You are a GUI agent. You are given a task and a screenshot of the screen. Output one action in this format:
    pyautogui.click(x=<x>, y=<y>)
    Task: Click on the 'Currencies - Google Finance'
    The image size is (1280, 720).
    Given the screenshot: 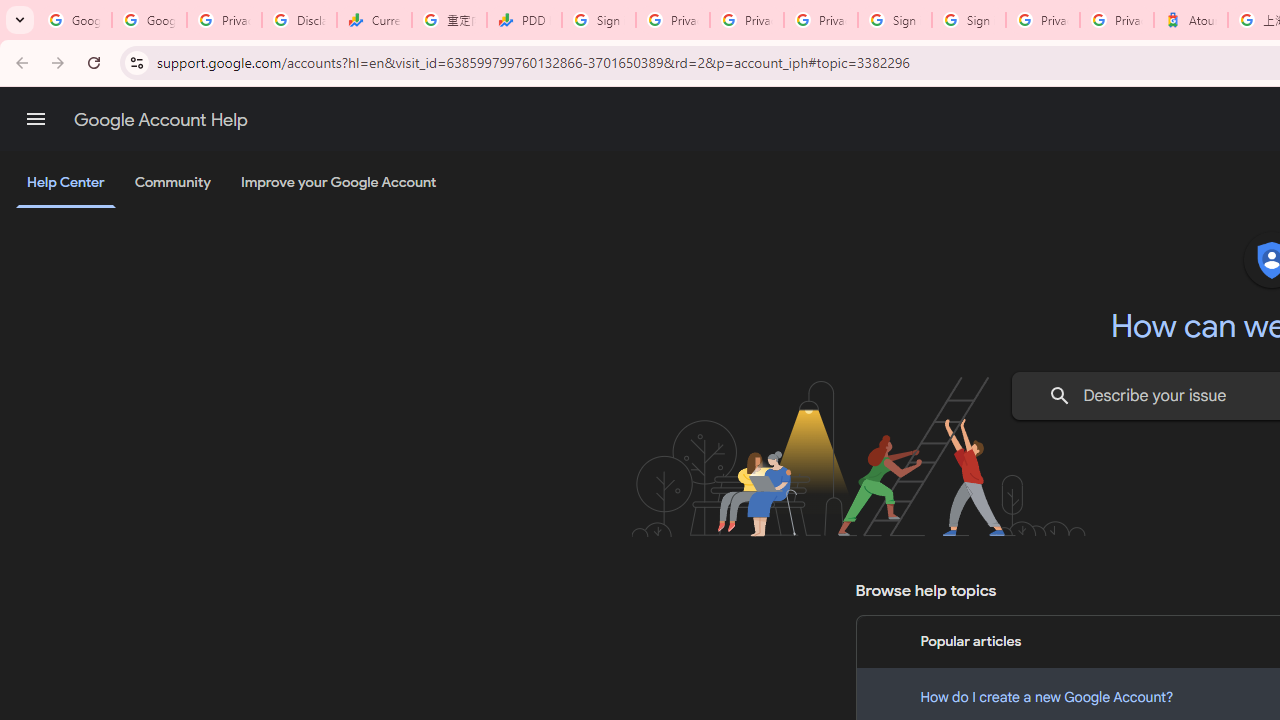 What is the action you would take?
    pyautogui.click(x=374, y=20)
    